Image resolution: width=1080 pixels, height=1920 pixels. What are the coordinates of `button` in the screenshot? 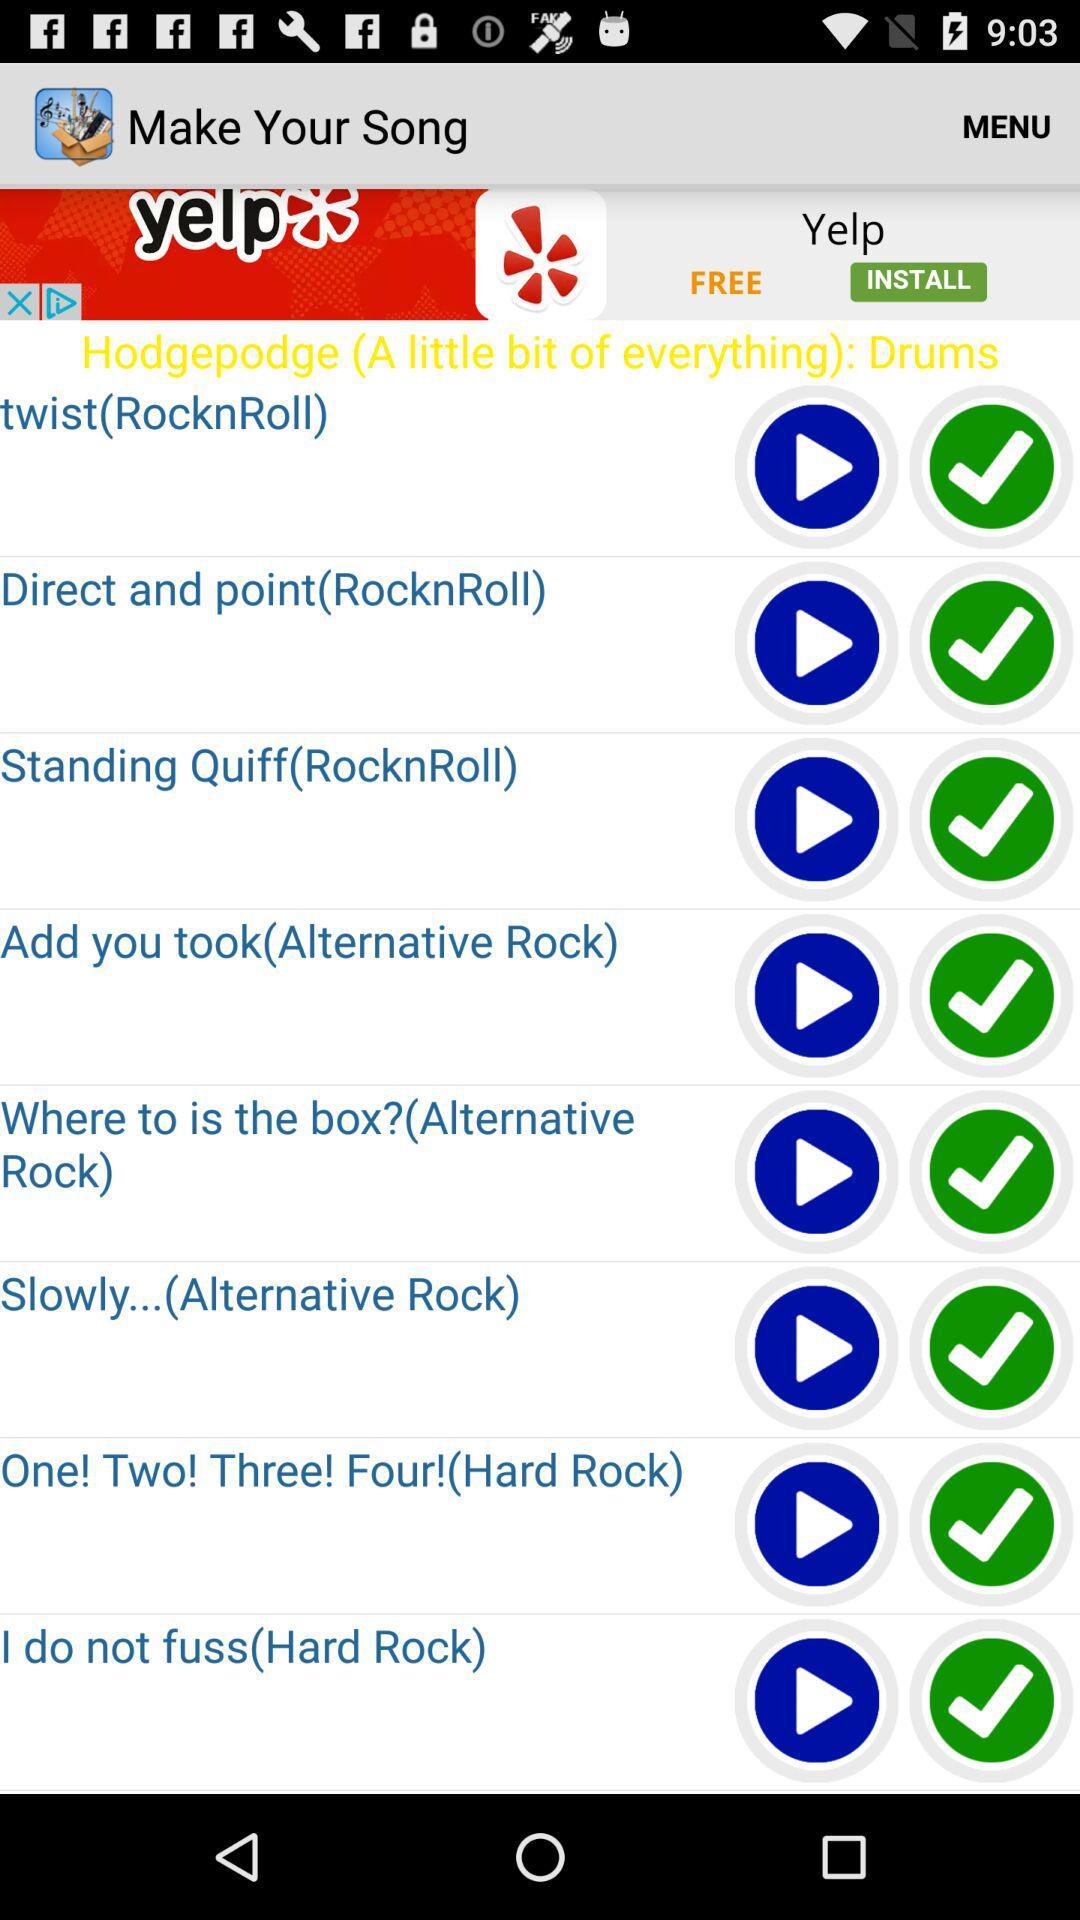 It's located at (817, 1524).